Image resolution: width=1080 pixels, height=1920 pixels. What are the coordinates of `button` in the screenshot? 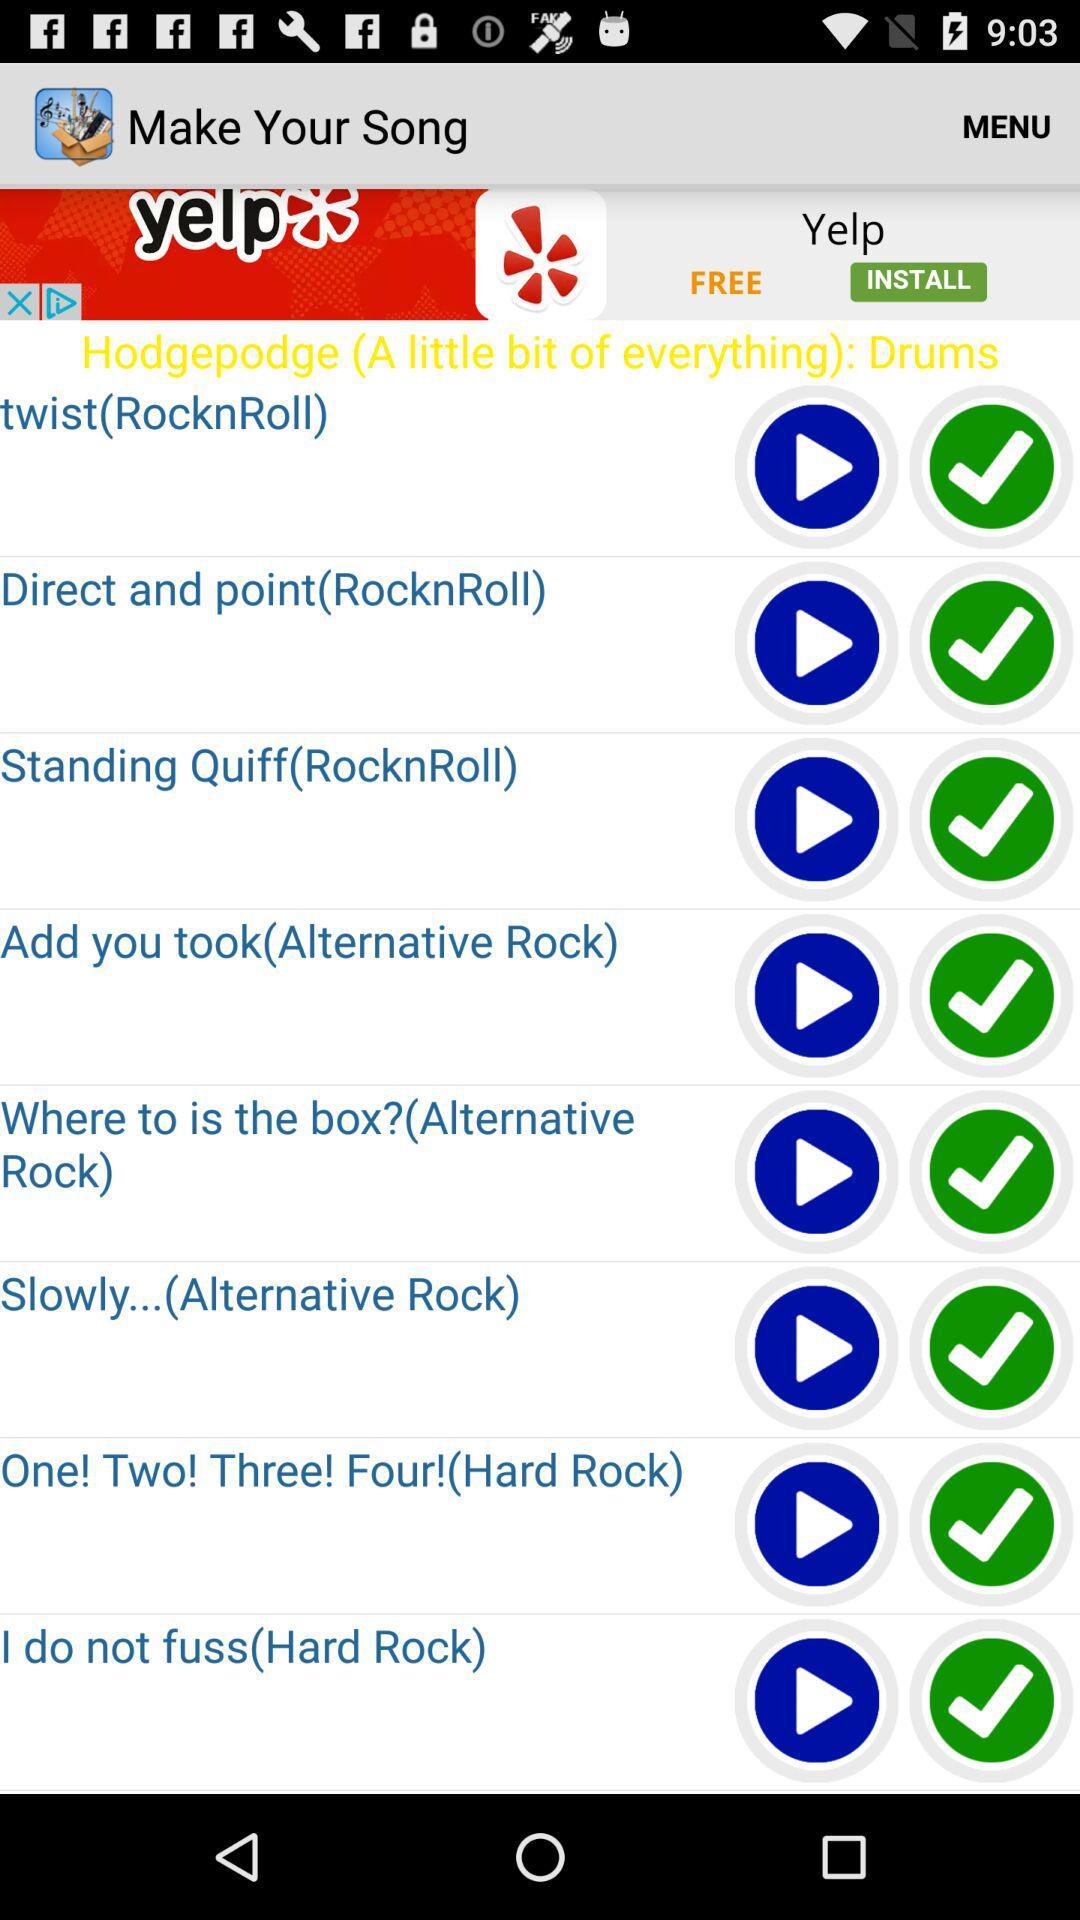 It's located at (817, 1524).